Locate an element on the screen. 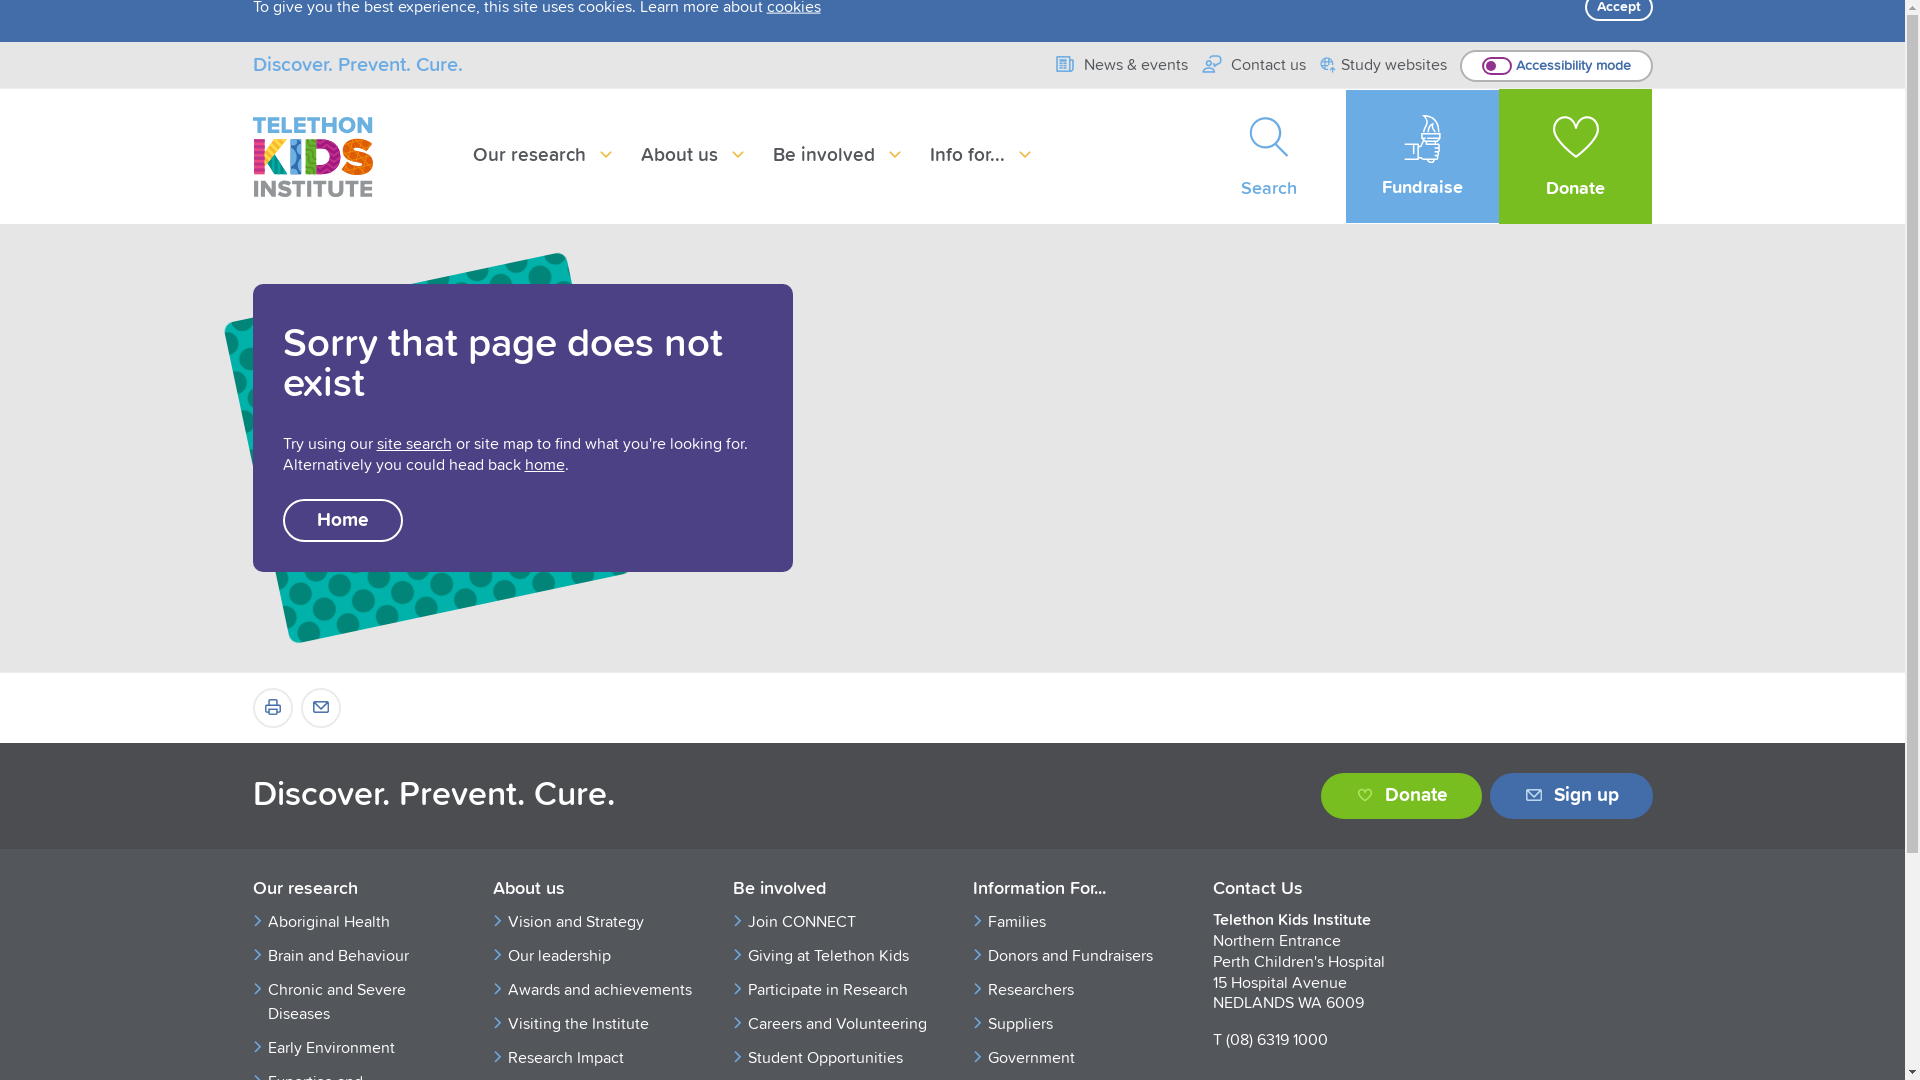 Image resolution: width=1920 pixels, height=1080 pixels. 'Home' is located at coordinates (341, 519).